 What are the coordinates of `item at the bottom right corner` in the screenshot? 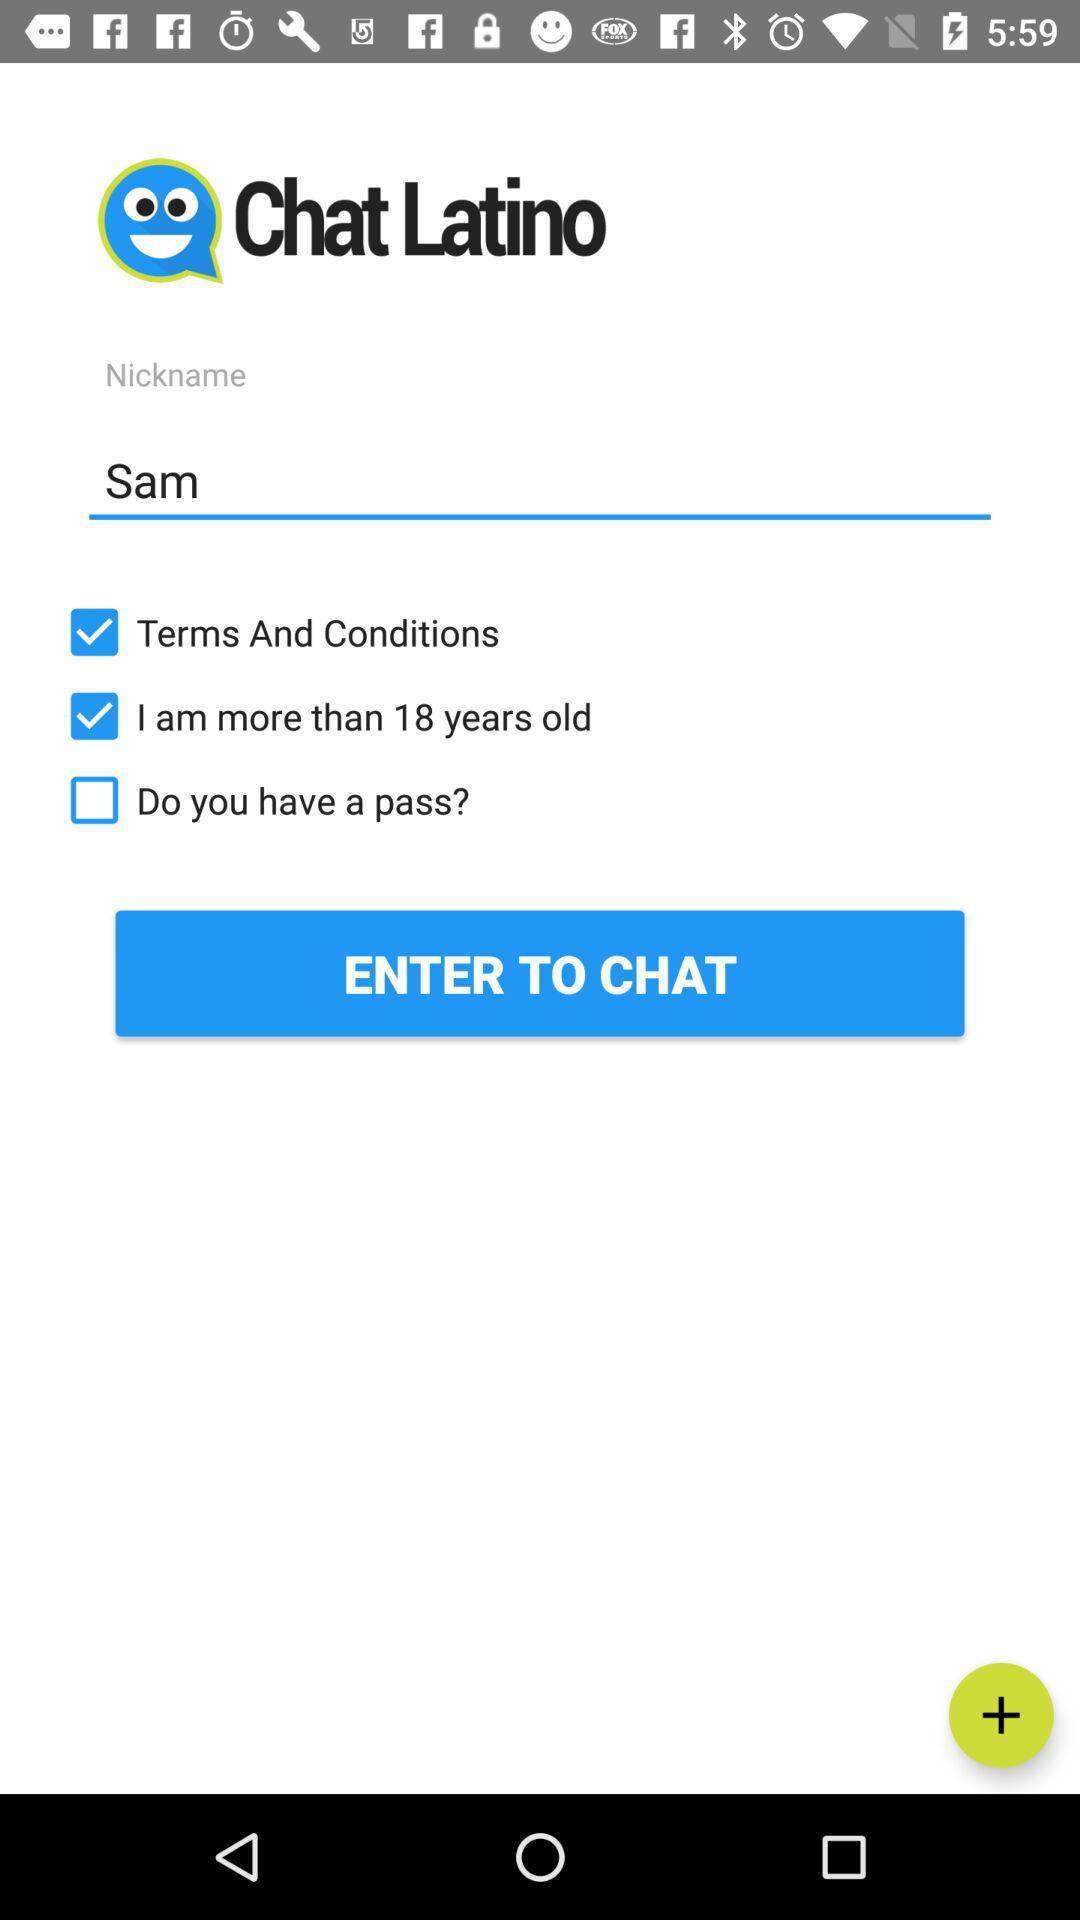 It's located at (1001, 1714).